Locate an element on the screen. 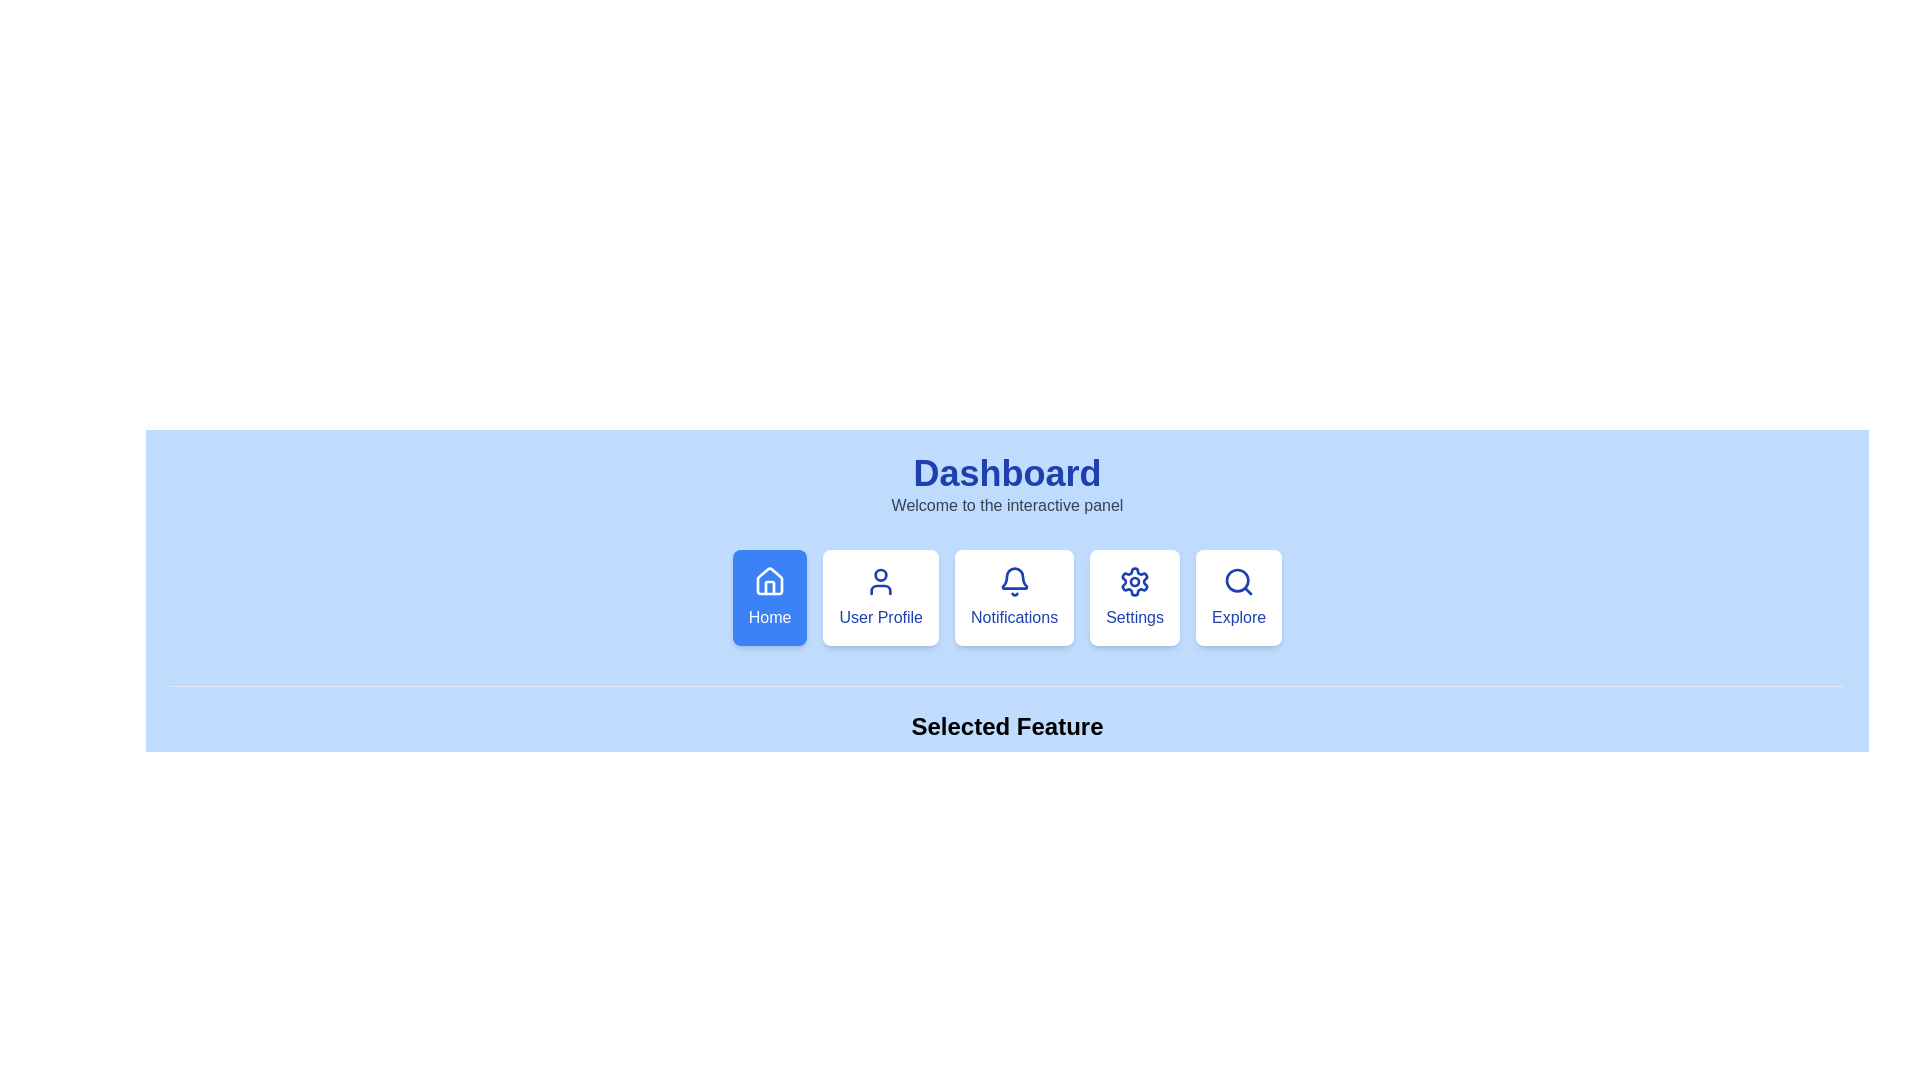 Image resolution: width=1920 pixels, height=1080 pixels. the outlined blue user icon located at the top of the 'User Profile' card in the navigation row beneath 'Dashboard' is located at coordinates (880, 582).